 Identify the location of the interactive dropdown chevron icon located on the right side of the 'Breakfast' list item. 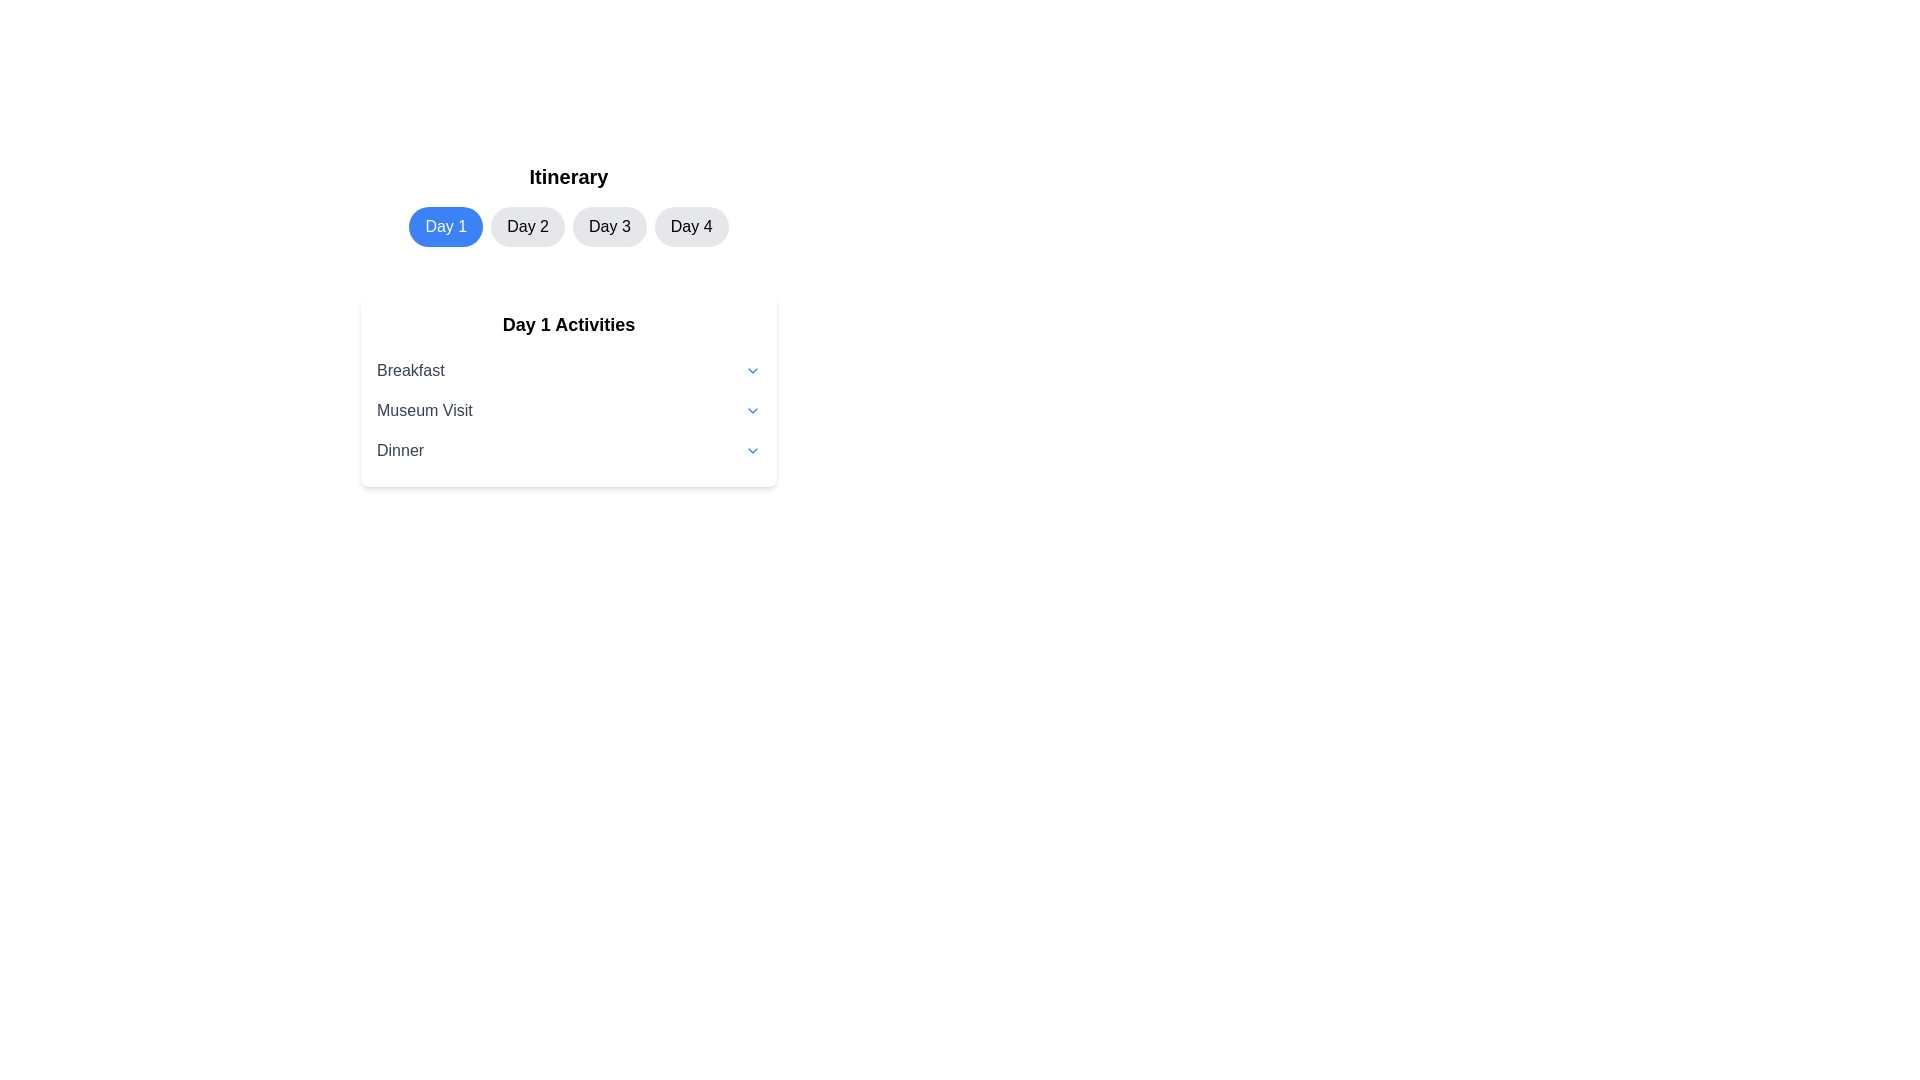
(752, 370).